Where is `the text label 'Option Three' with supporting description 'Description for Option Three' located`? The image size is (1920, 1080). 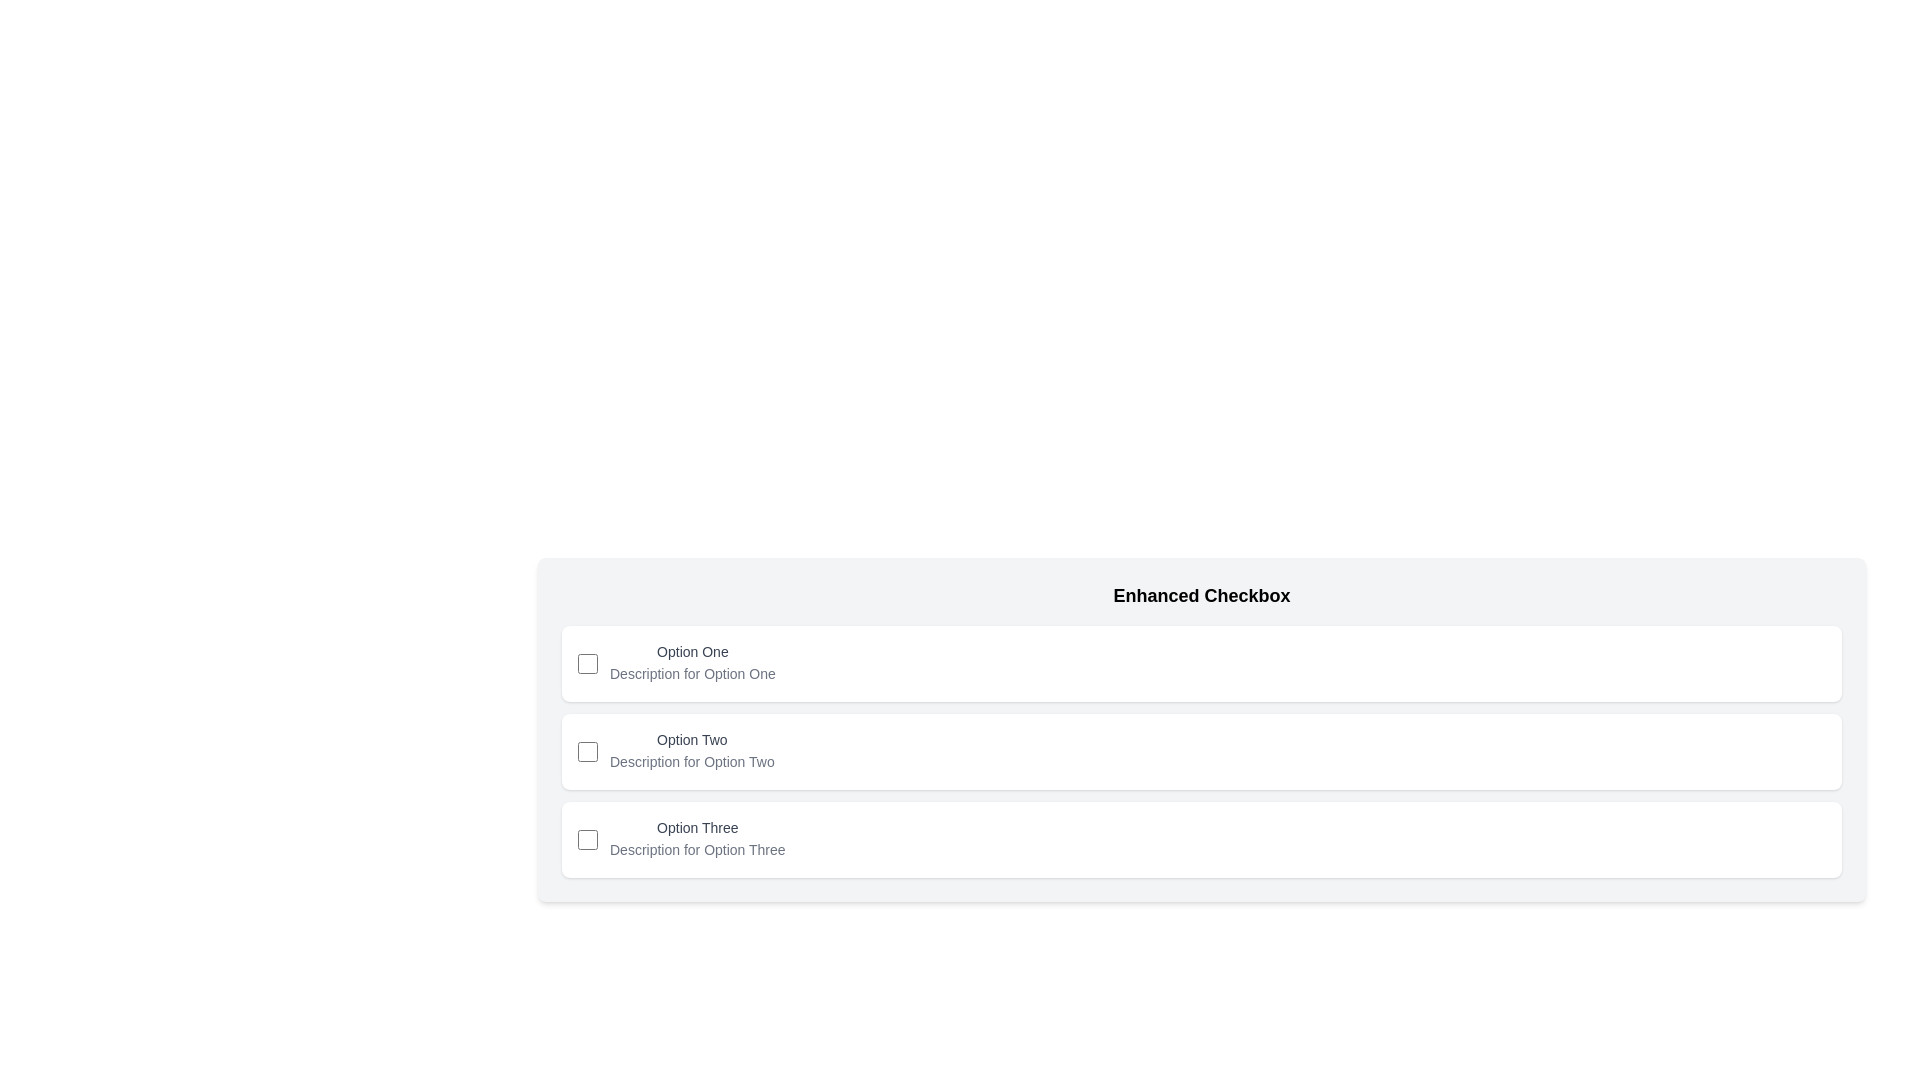
the text label 'Option Three' with supporting description 'Description for Option Three' located is located at coordinates (697, 840).